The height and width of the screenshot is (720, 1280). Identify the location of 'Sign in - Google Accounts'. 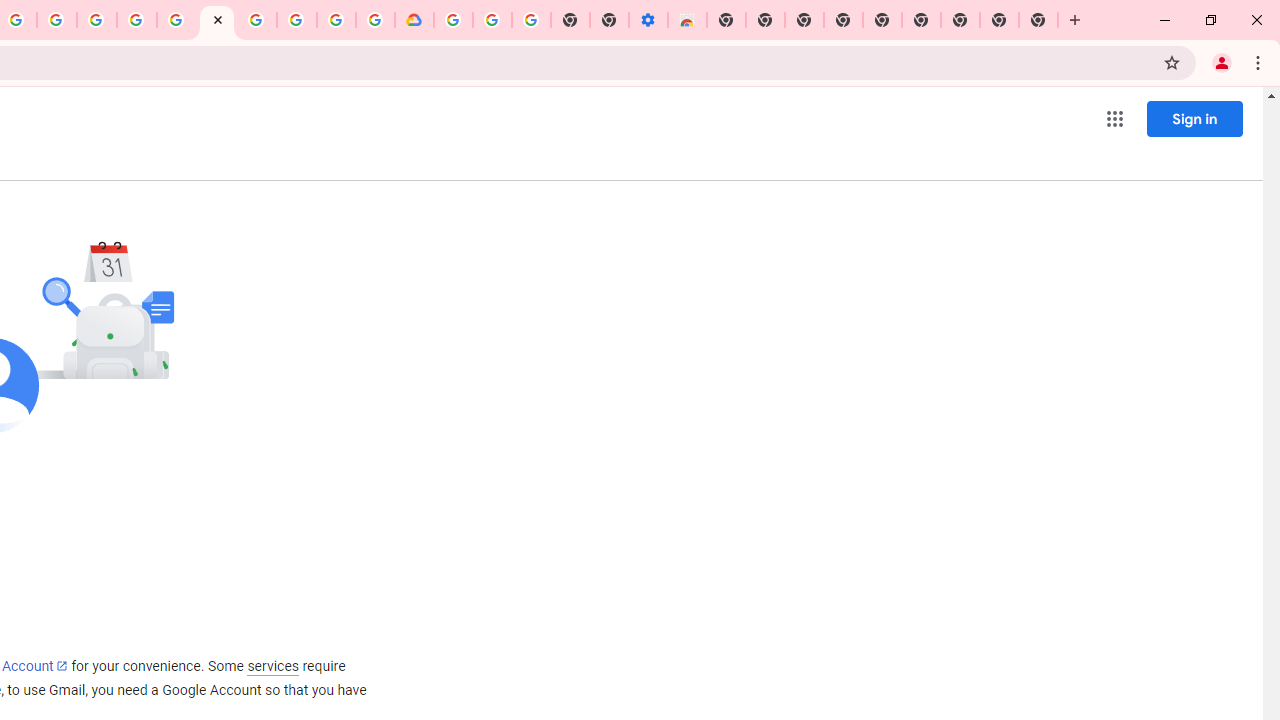
(177, 20).